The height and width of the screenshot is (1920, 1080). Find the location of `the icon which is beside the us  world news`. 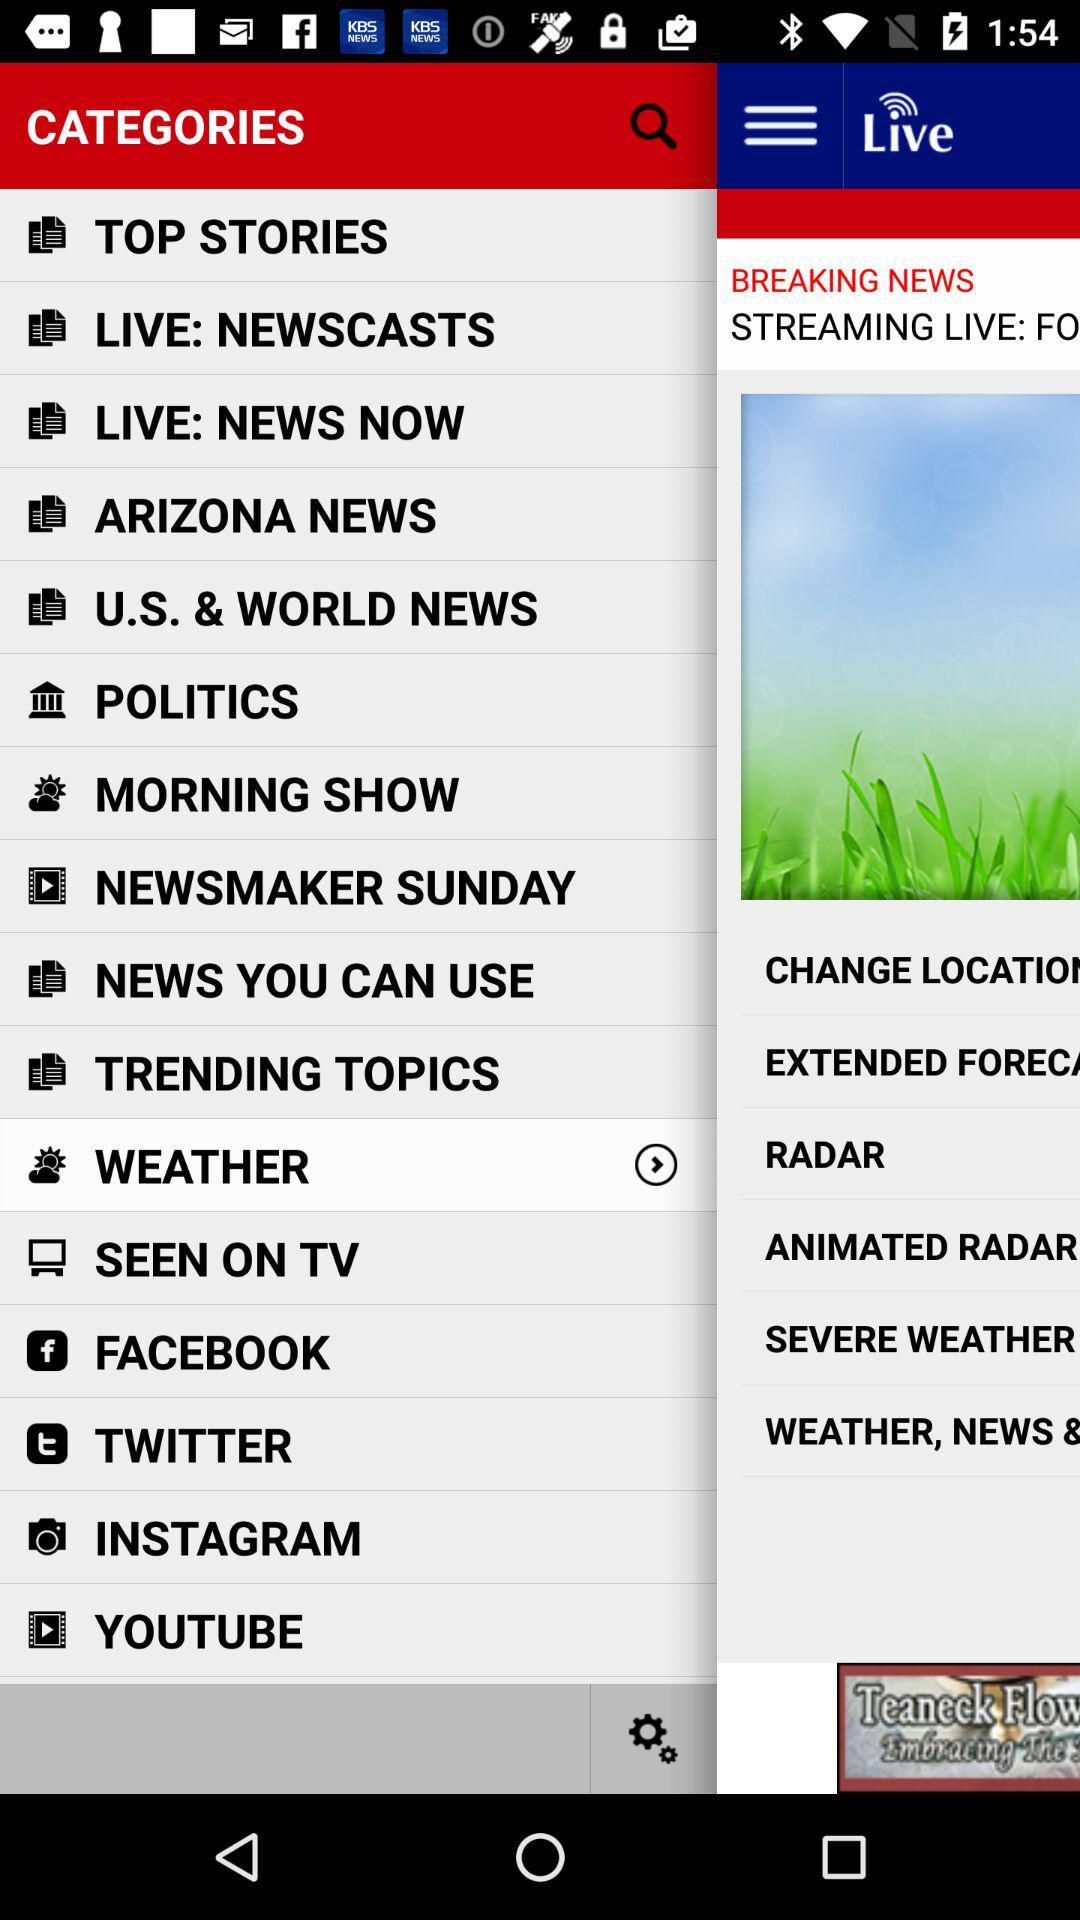

the icon which is beside the us  world news is located at coordinates (45, 605).